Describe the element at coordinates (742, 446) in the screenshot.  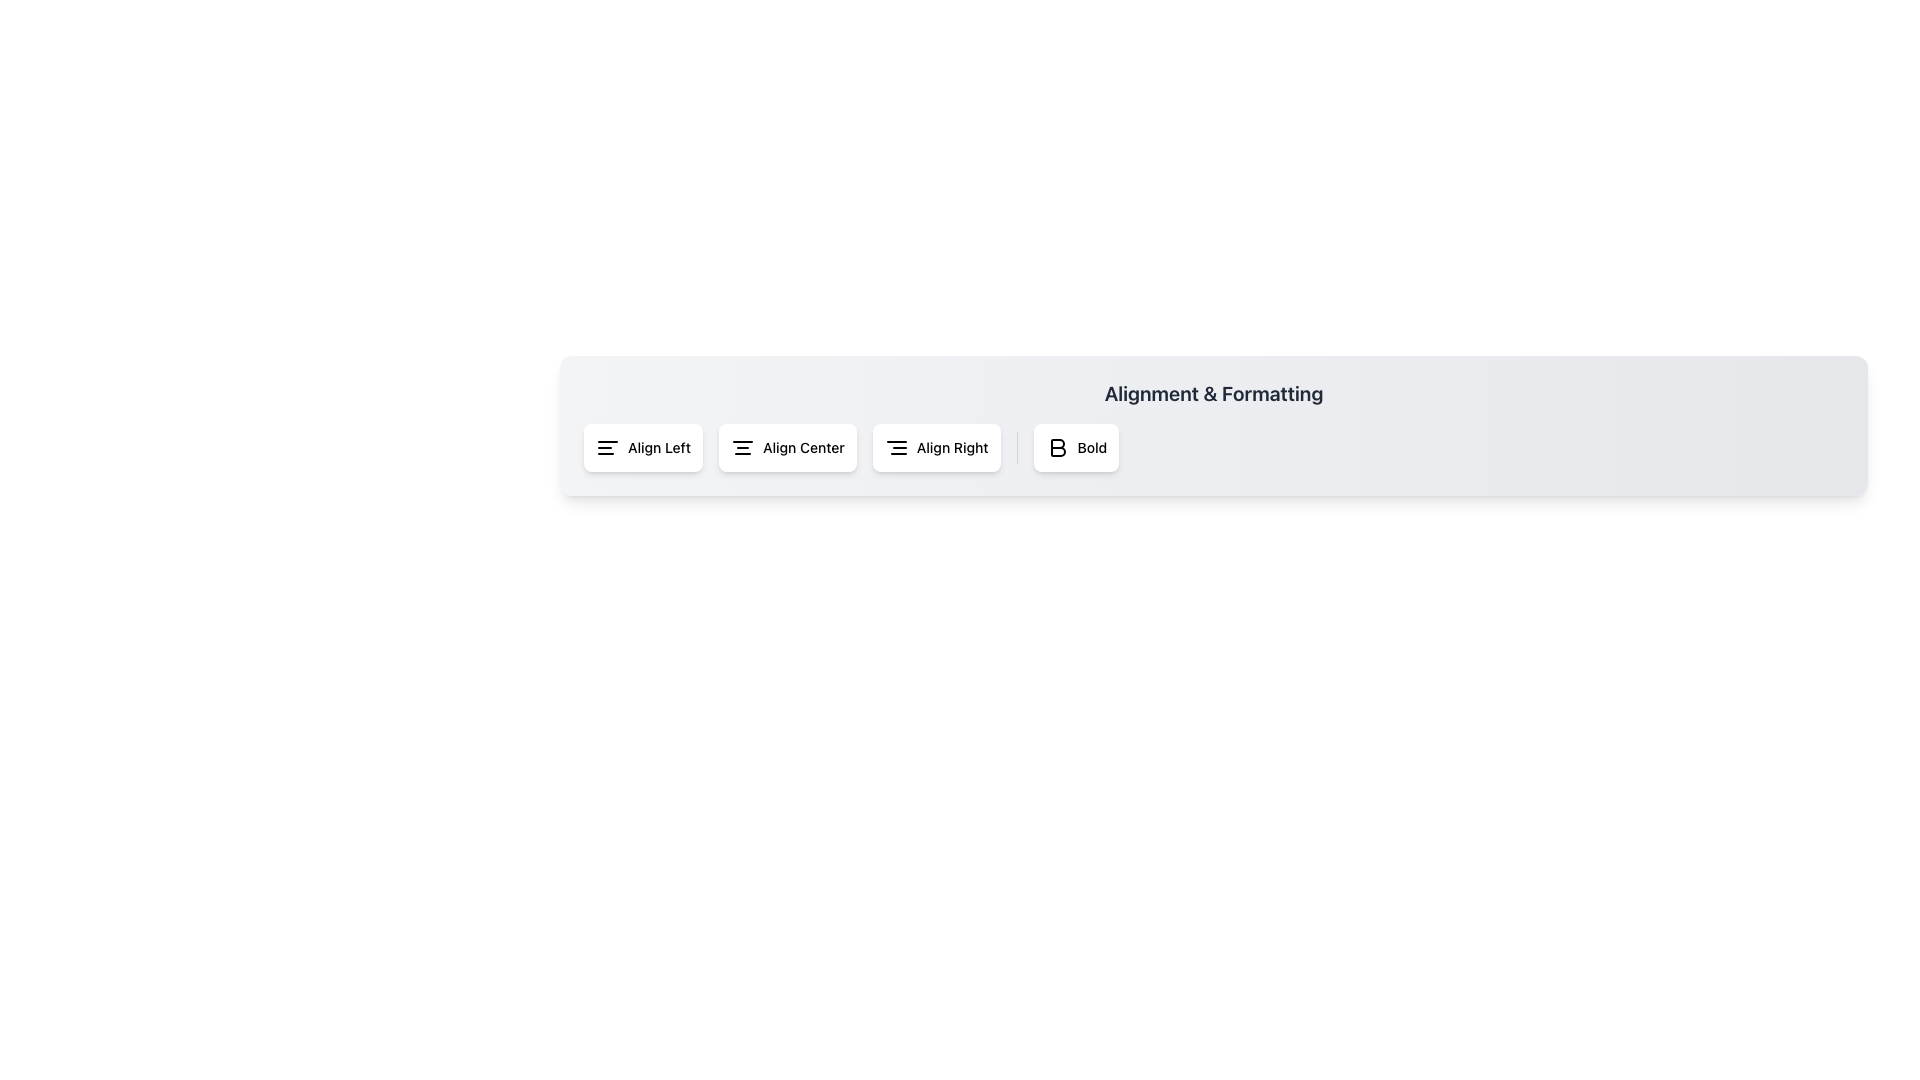
I see `the 'Align Center' SVG Icon located within the 'Align Center' button in the toolbar to center text or content` at that location.